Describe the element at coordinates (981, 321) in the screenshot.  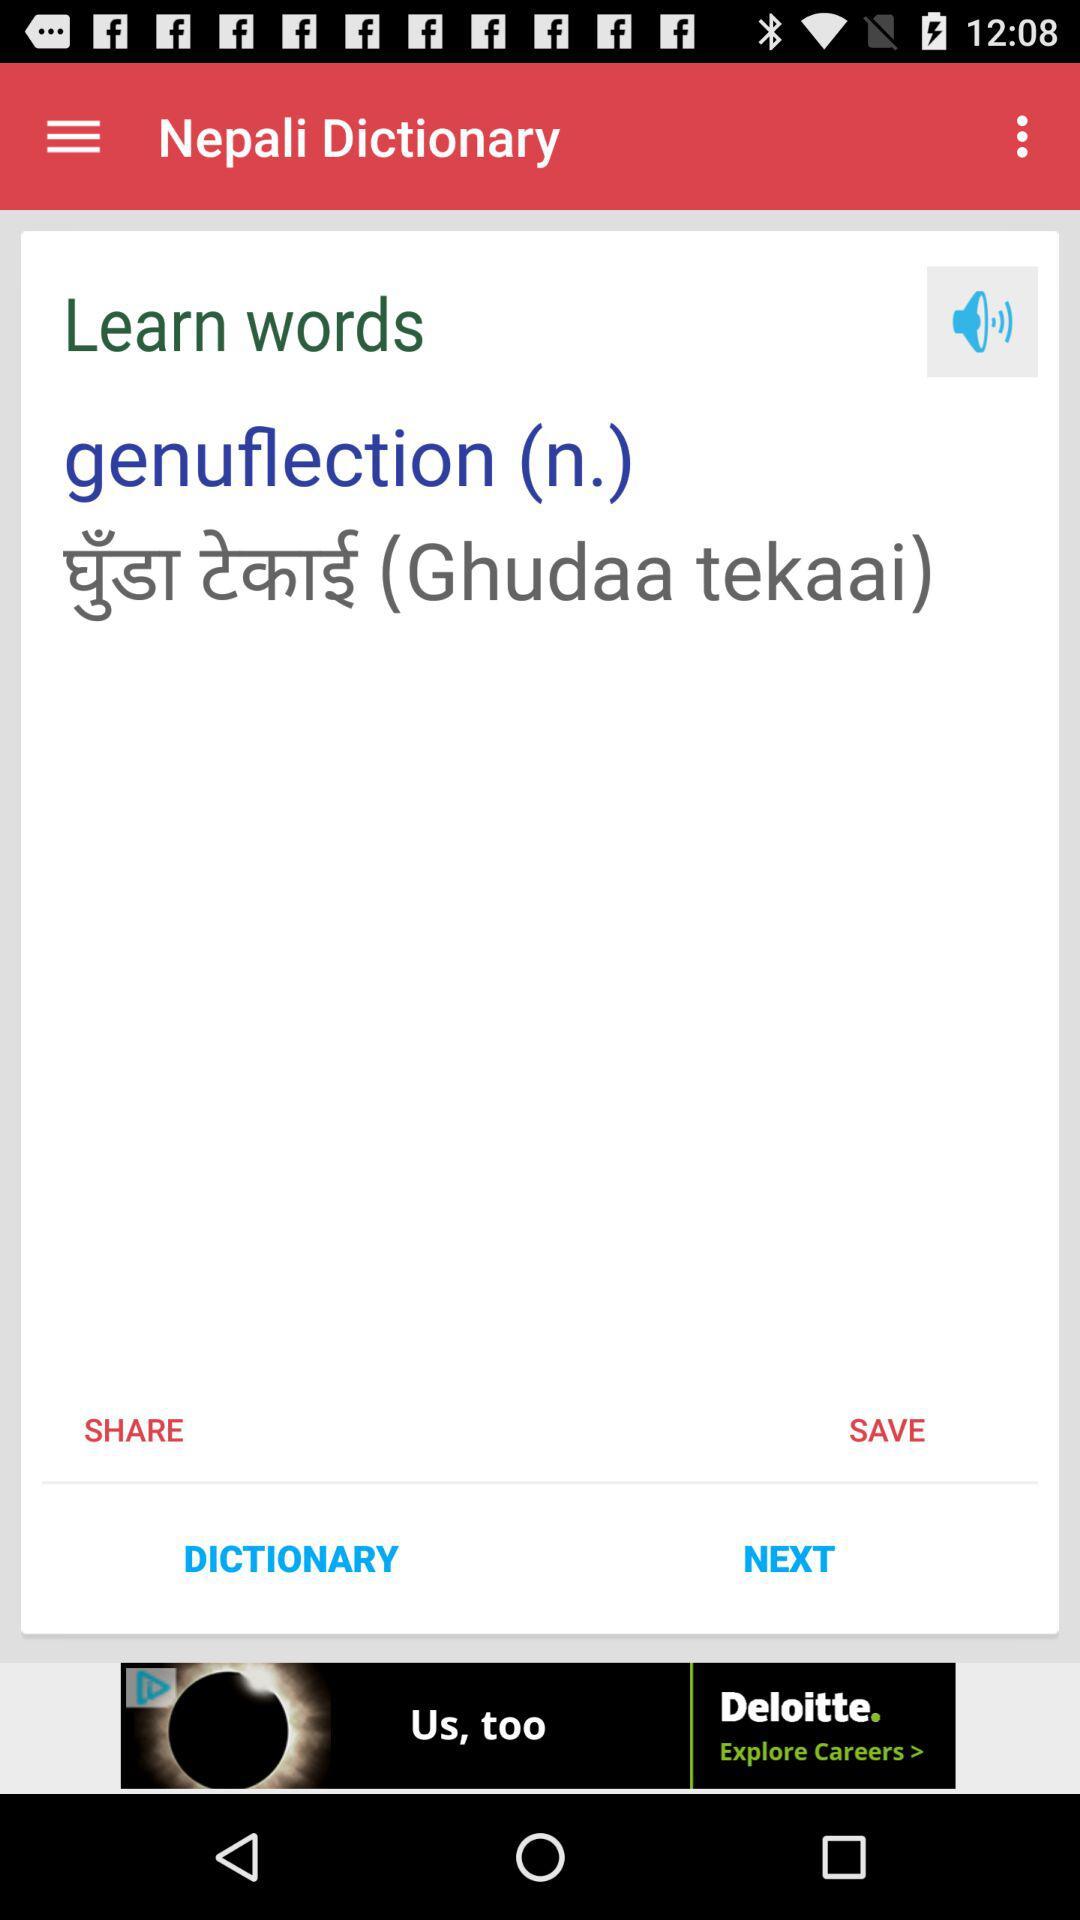
I see `speaker option` at that location.